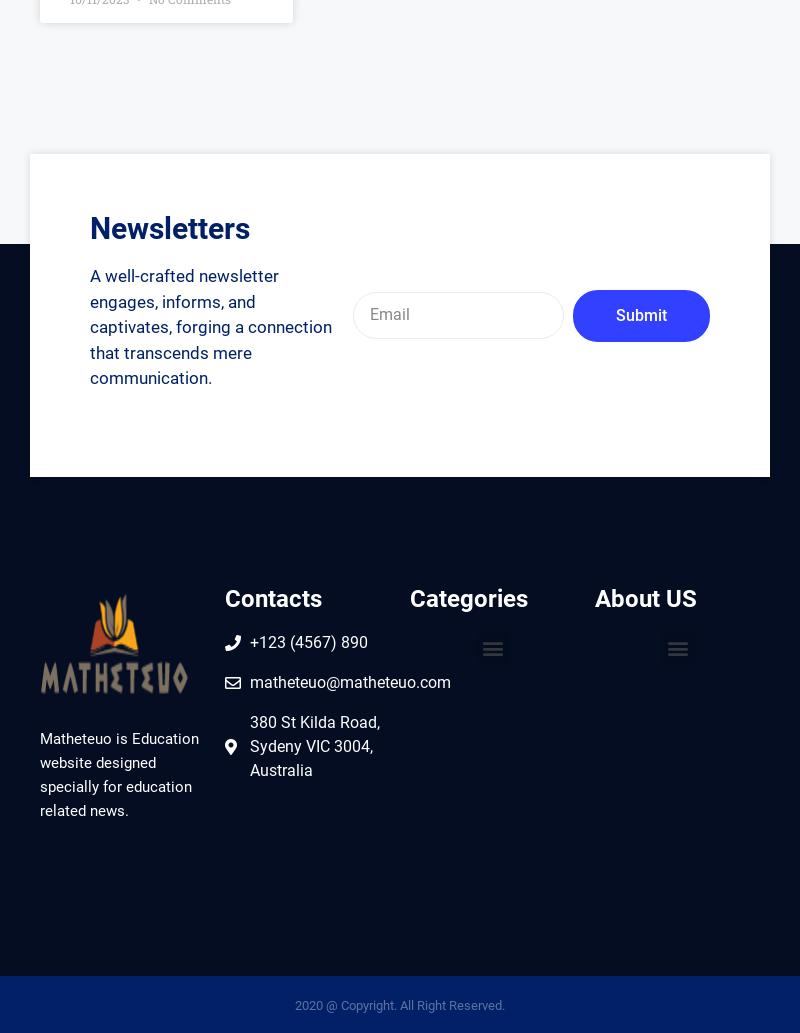 The height and width of the screenshot is (1033, 800). Describe the element at coordinates (313, 746) in the screenshot. I see `'380 St Kilda Road, Sydeny VIC 3004, Australia'` at that location.